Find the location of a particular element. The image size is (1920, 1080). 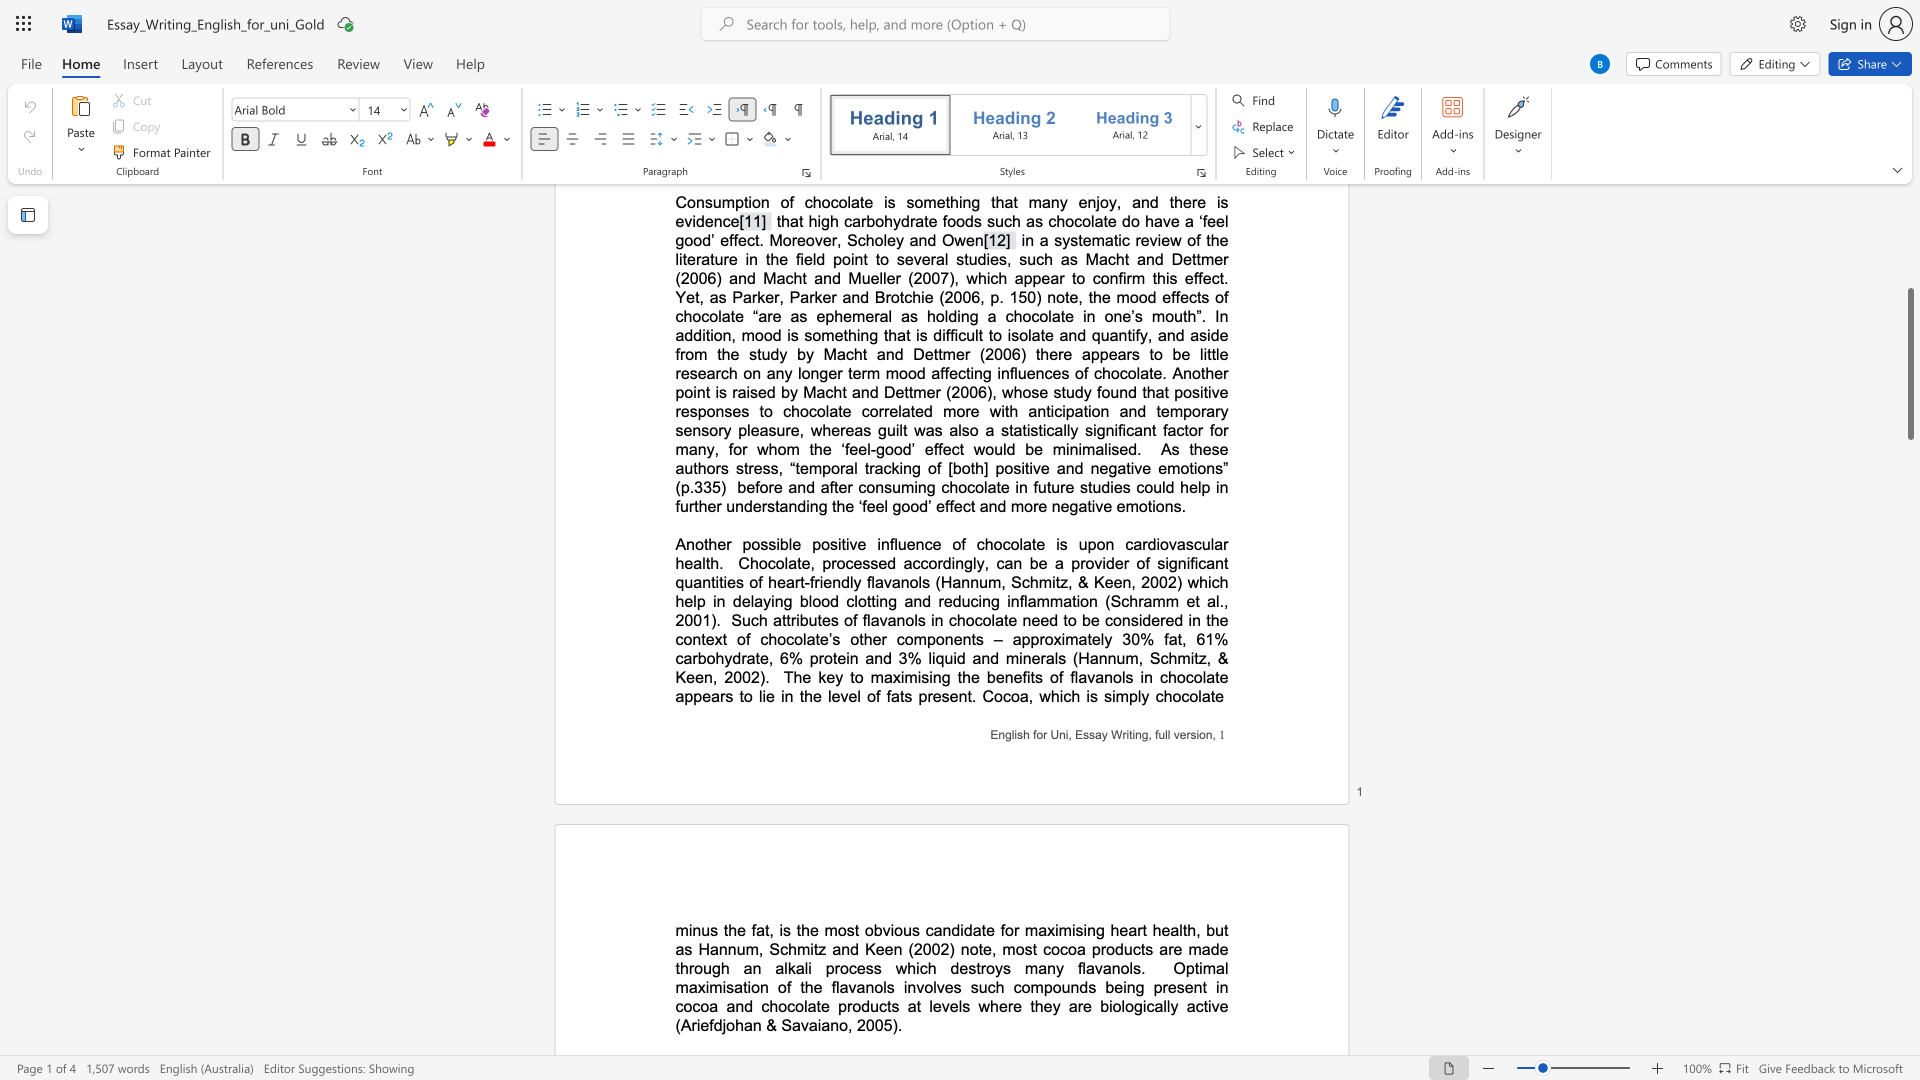

the scrollbar and move up 350 pixels is located at coordinates (1909, 364).